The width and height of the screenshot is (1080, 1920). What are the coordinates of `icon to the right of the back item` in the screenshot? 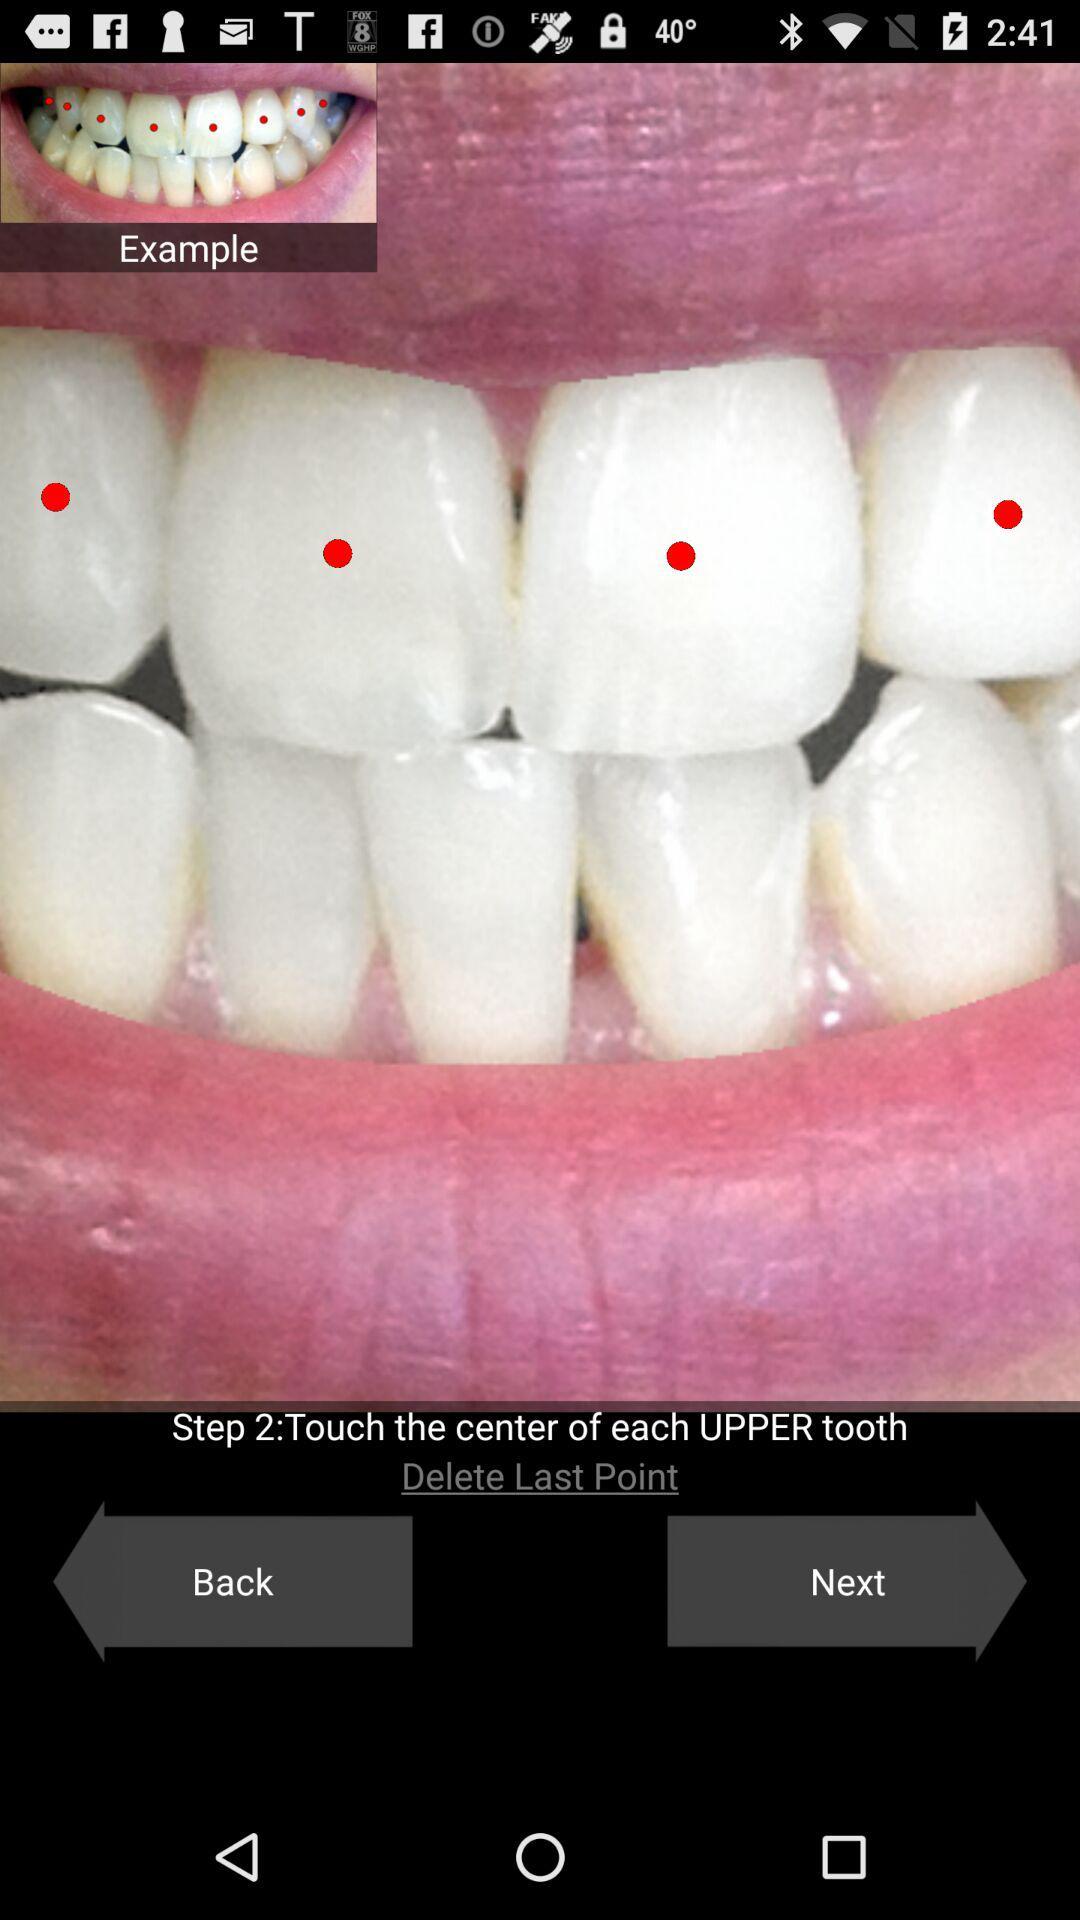 It's located at (847, 1580).